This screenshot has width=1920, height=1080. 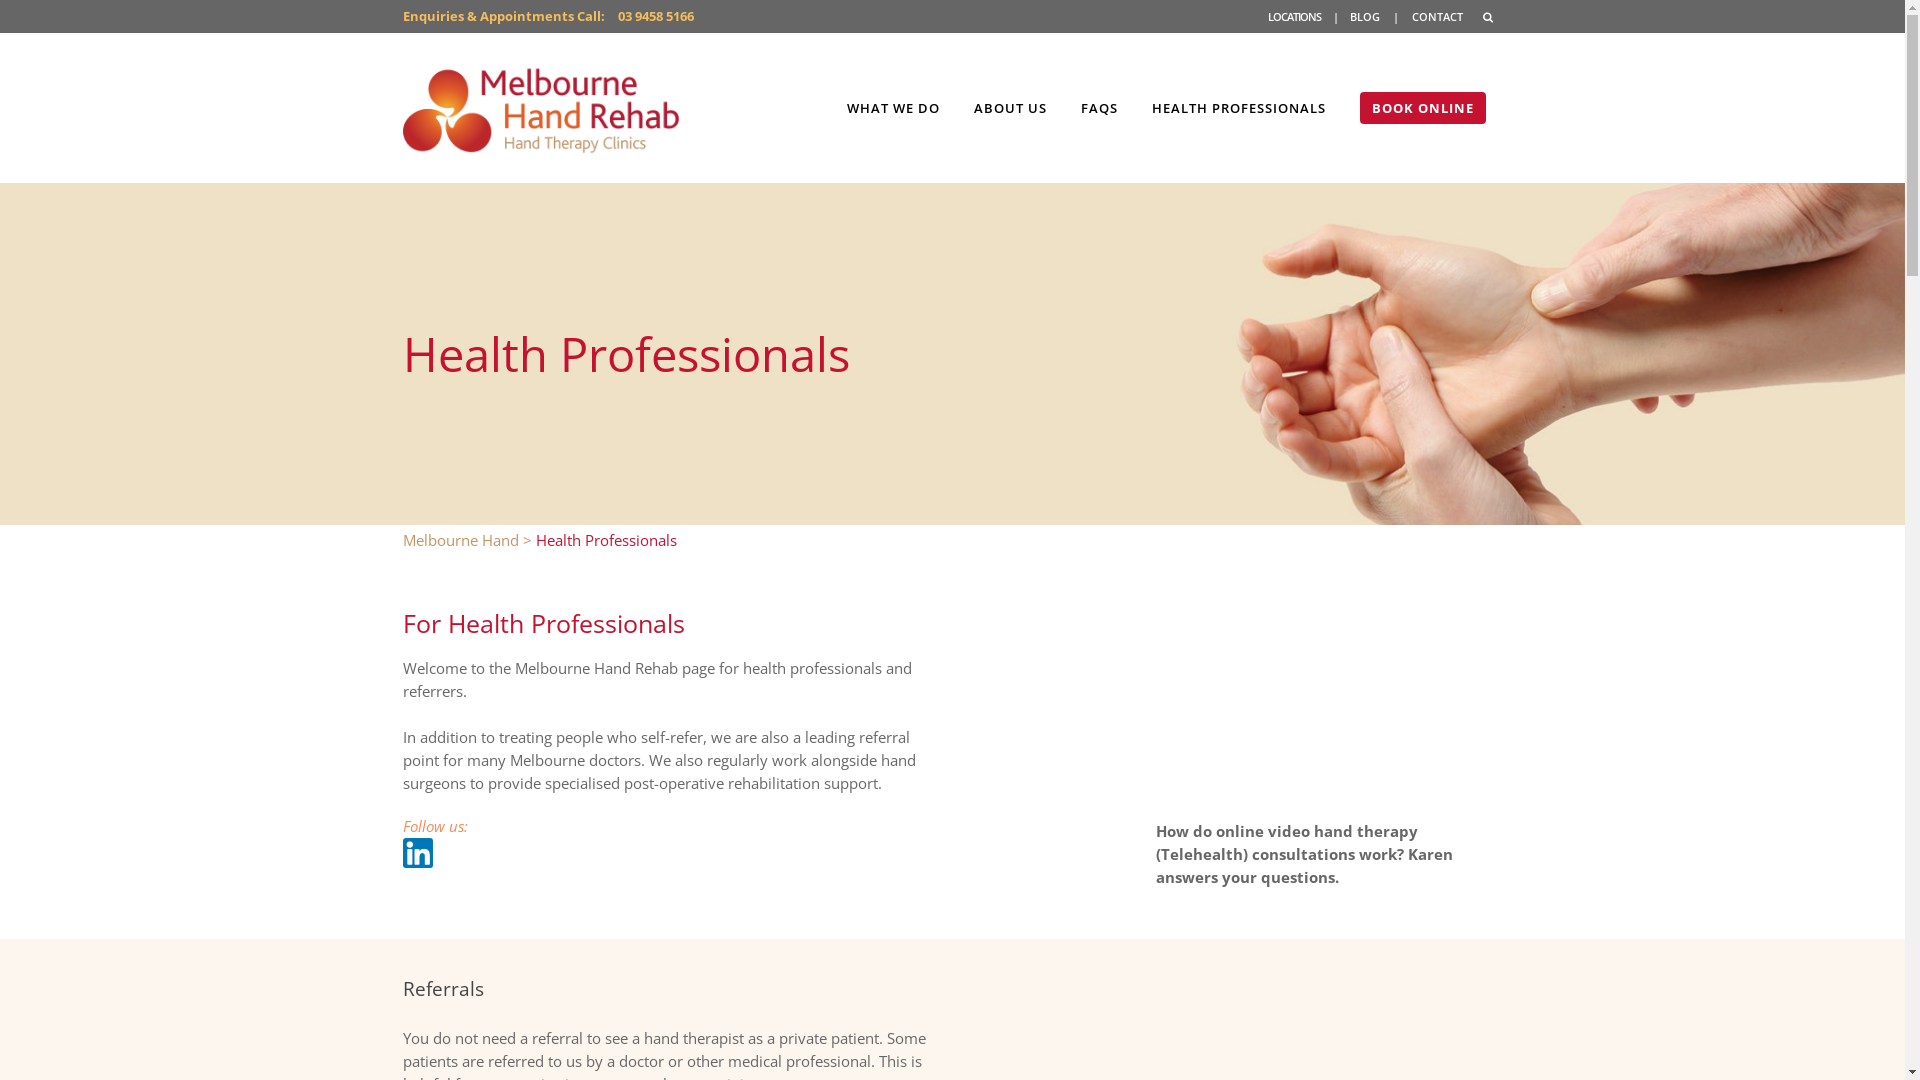 What do you see at coordinates (459, 540) in the screenshot?
I see `'Melbourne Hand'` at bounding box center [459, 540].